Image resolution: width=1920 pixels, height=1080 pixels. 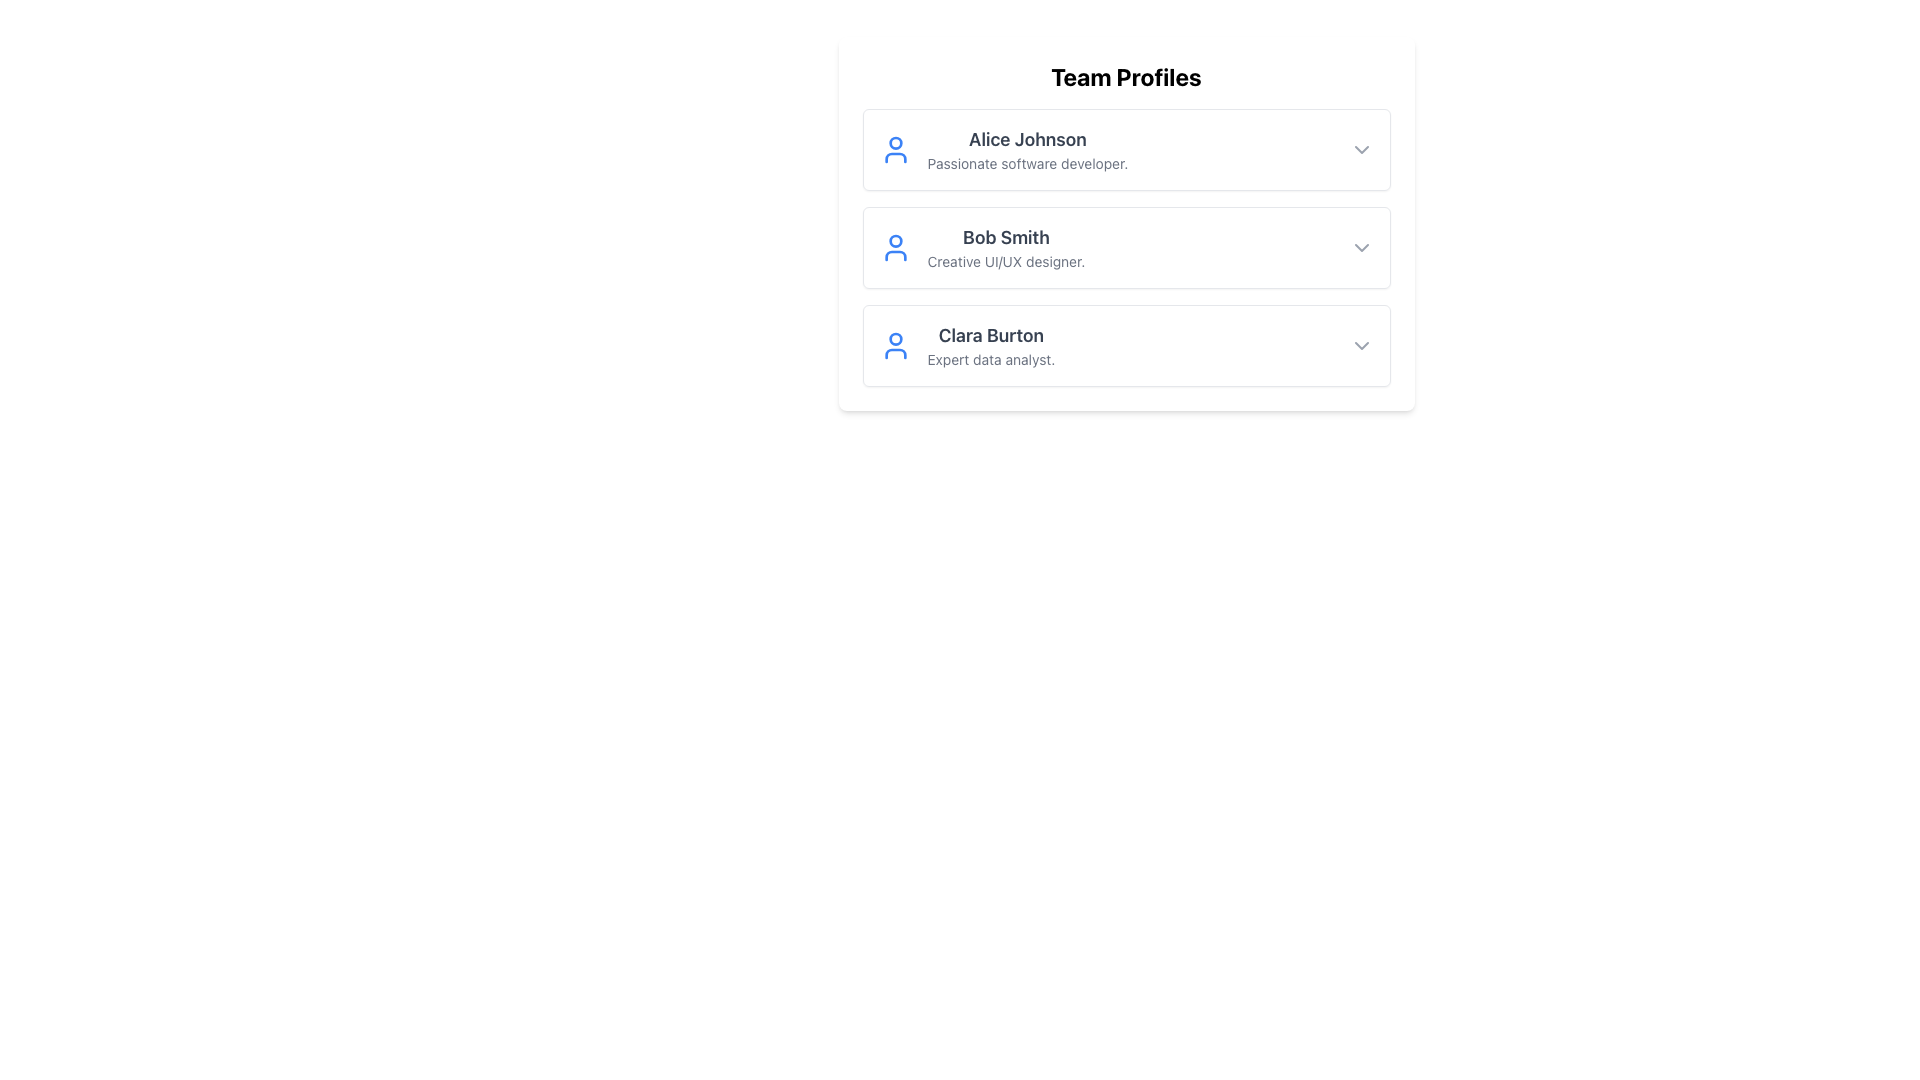 What do you see at coordinates (1006, 237) in the screenshot?
I see `styling of the text label displaying 'Bob Smith', which is bold and dark gray, positioned above the subtitle 'Creative UI/UX designer' in the second profile card under 'Team Profiles'` at bounding box center [1006, 237].